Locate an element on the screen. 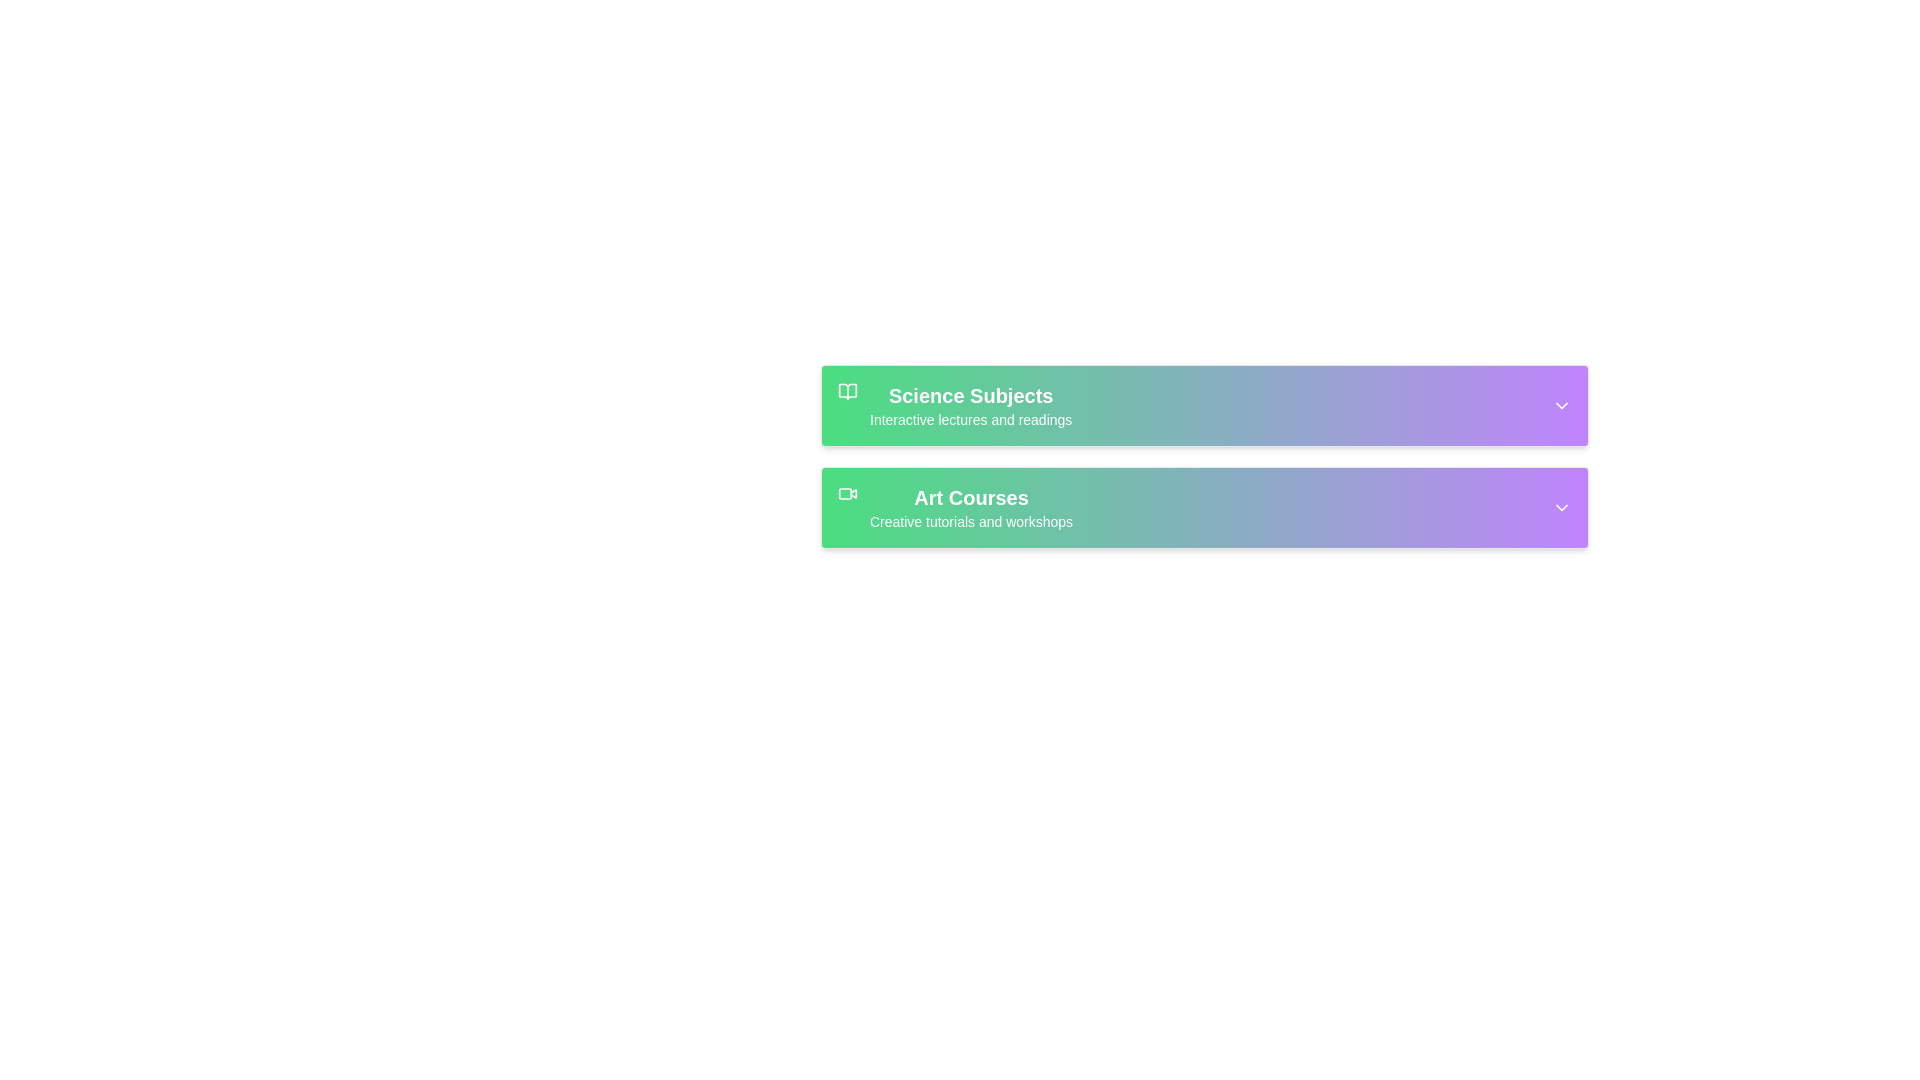 The image size is (1920, 1080). the 'Science Subjects' text label with accompanying icon to enable interaction is located at coordinates (954, 405).